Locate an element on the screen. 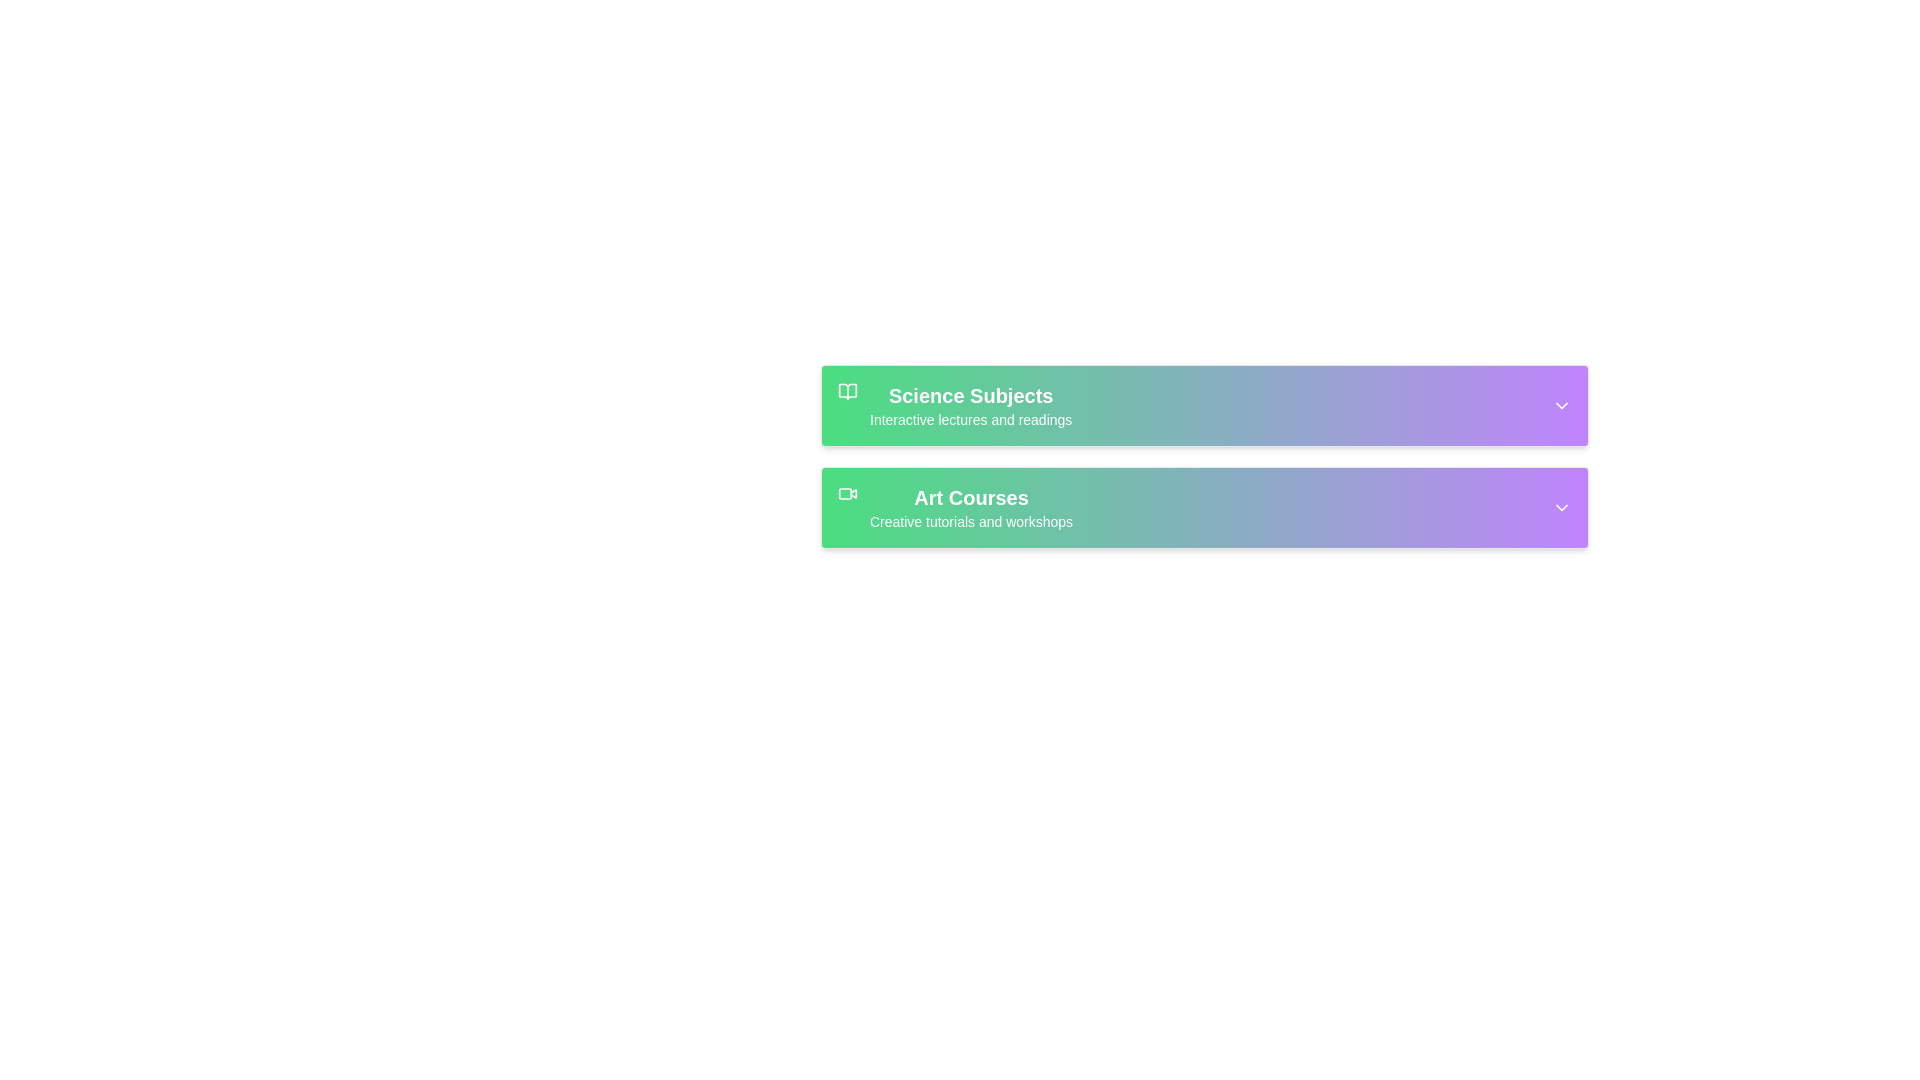 The image size is (1920, 1080). the 'Science Subjects' text label with accompanying icon to enable interaction is located at coordinates (954, 405).